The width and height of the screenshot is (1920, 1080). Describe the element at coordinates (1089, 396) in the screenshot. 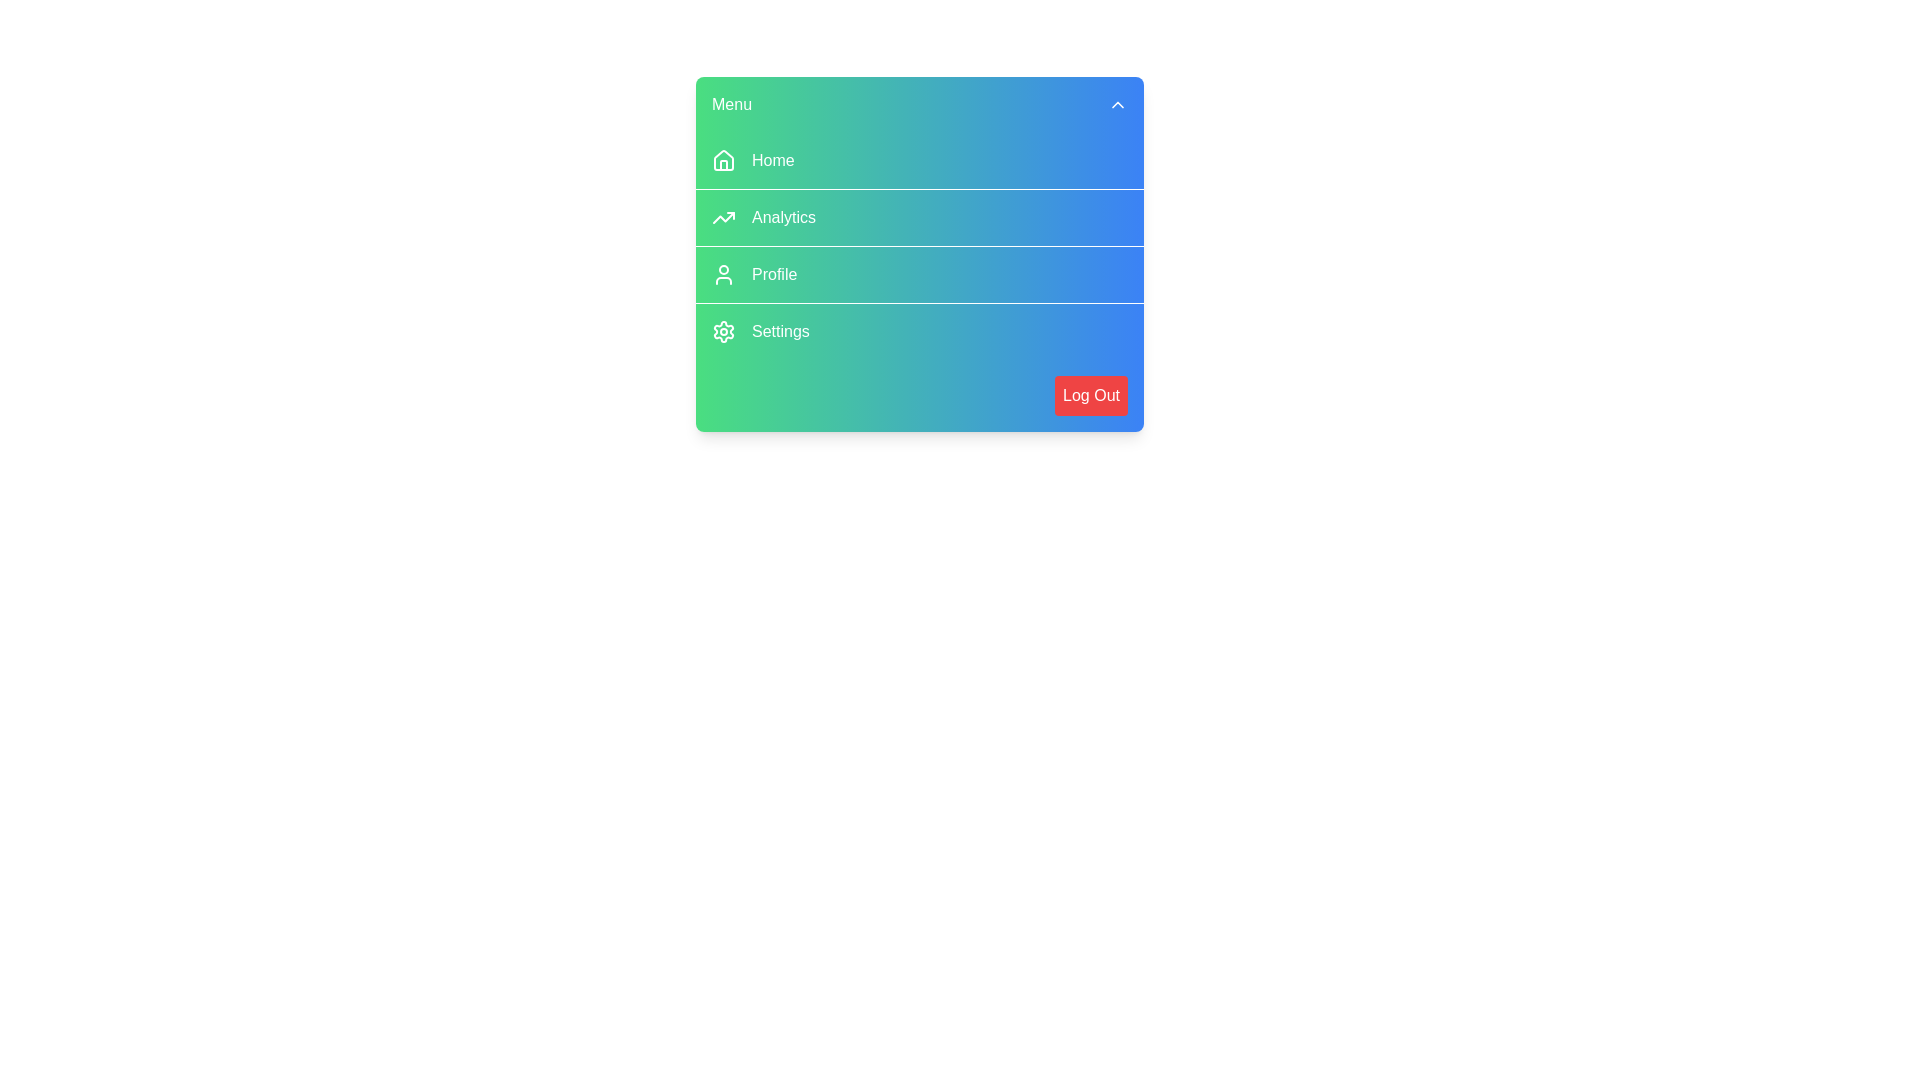

I see `the 'Log Out' button in the UserMenu component` at that location.